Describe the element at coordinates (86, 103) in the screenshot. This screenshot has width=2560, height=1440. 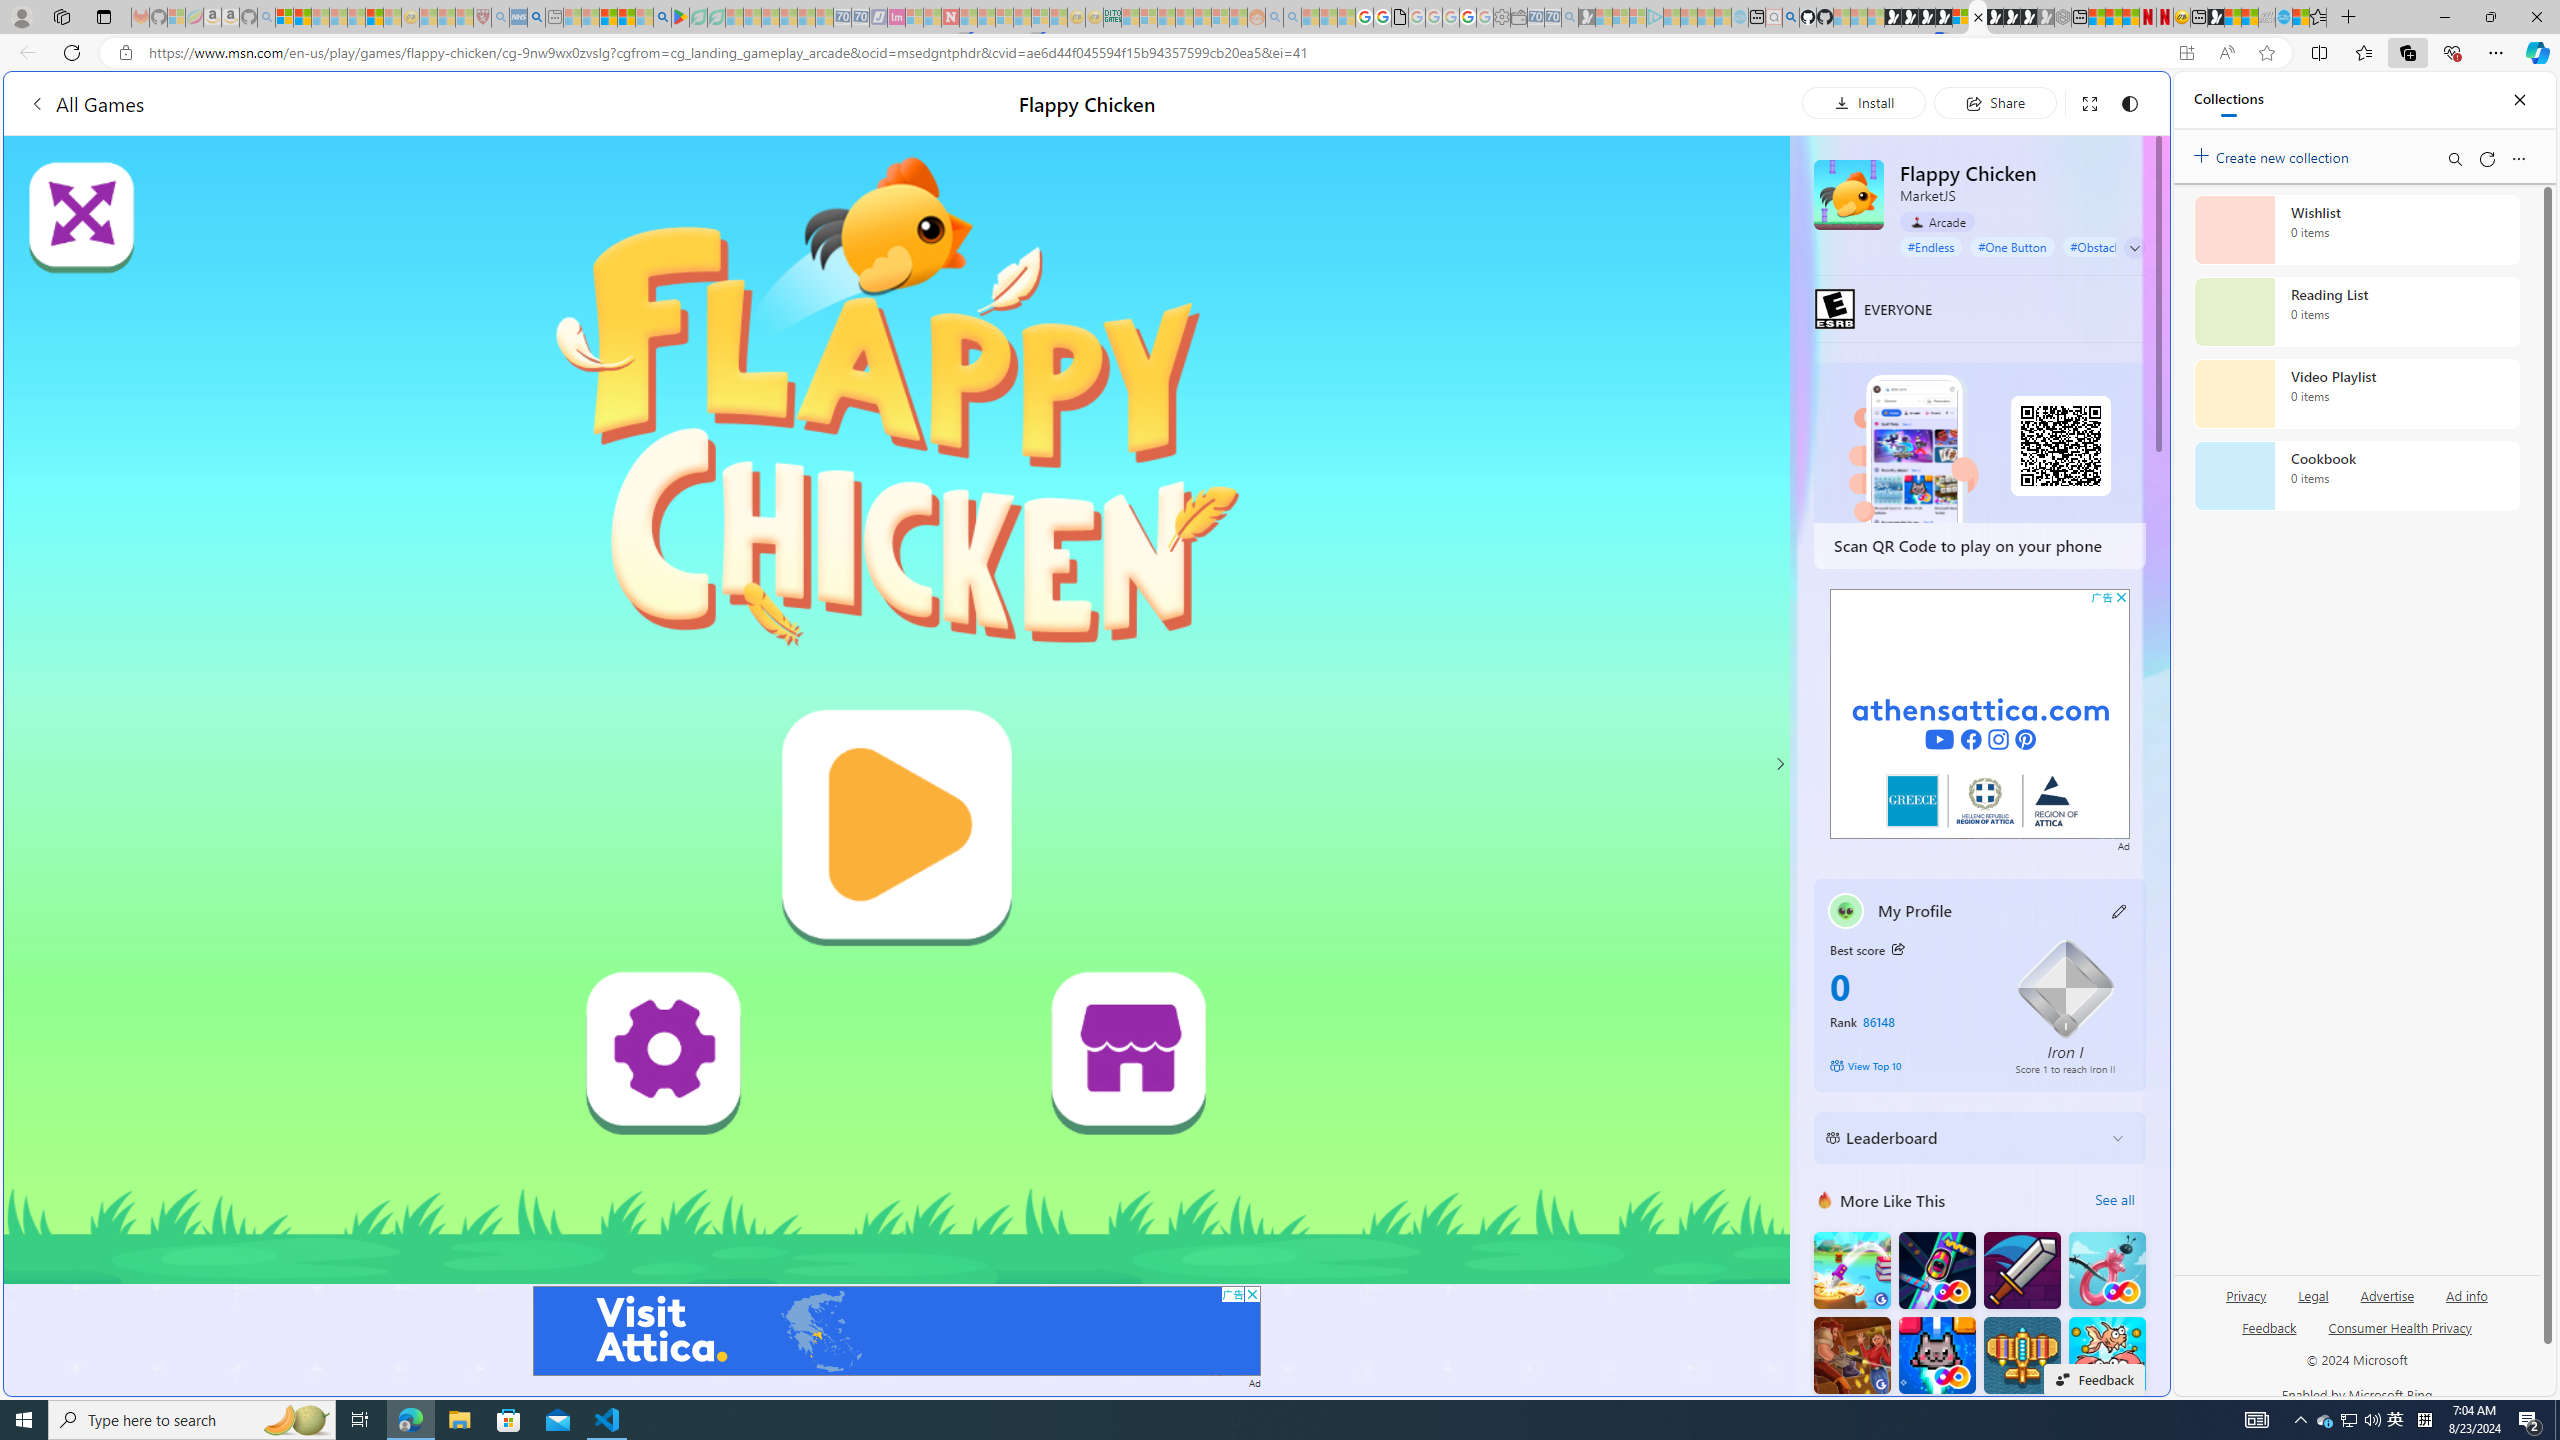
I see `'All Games'` at that location.